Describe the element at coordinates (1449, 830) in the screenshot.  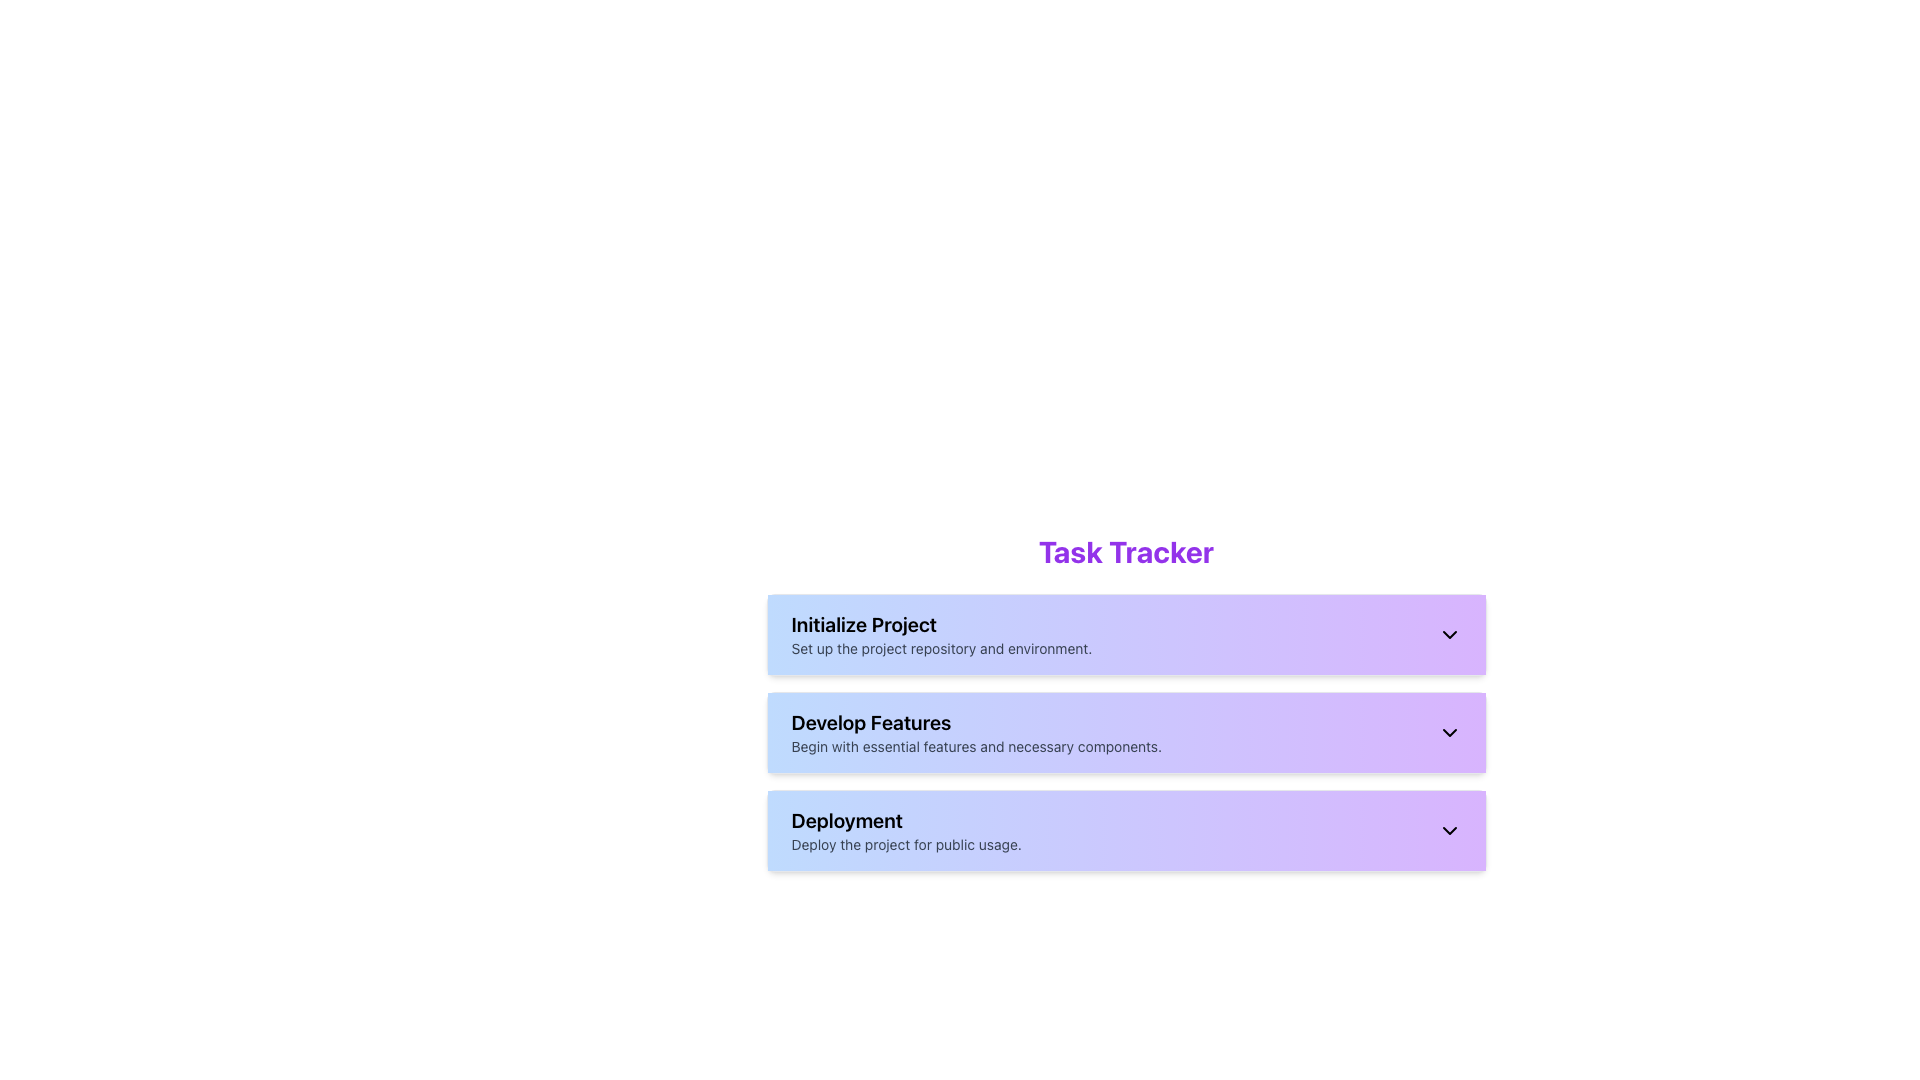
I see `the downward-pointing chevron toggle indicator located in the bottommost section labeled 'Deployment', aligned to the right within a blue-to-purple gradient background` at that location.